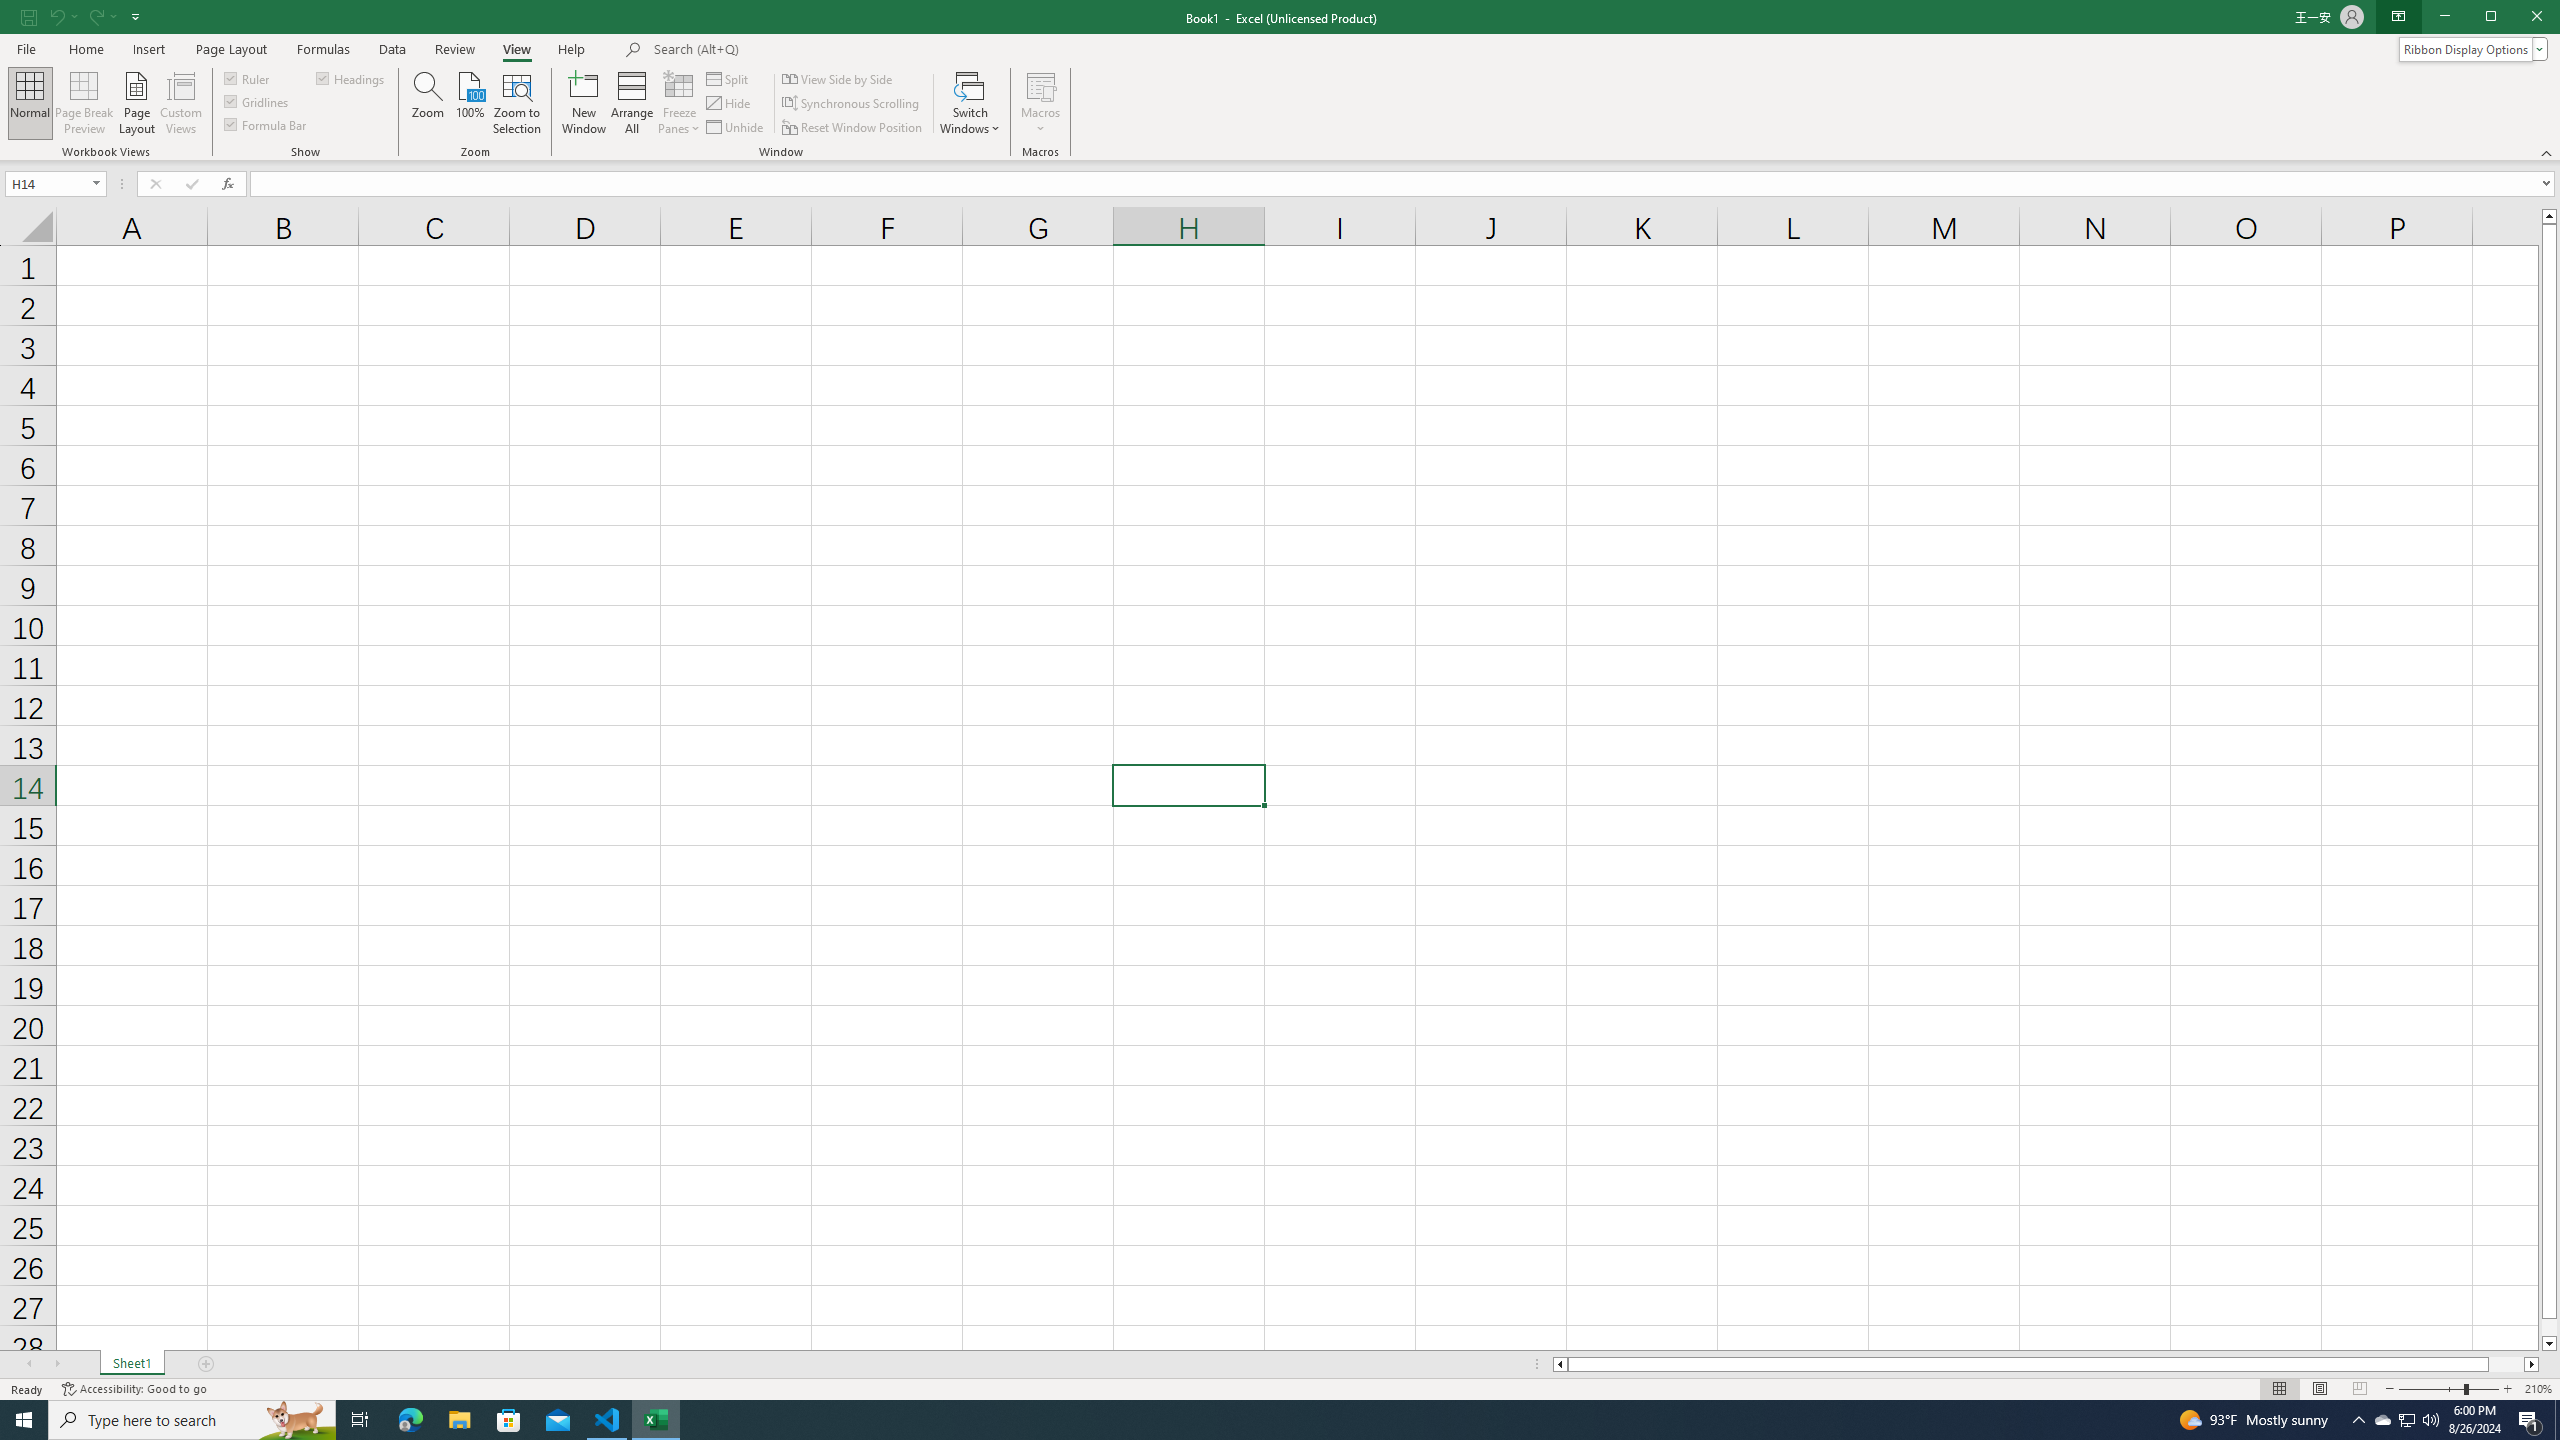  What do you see at coordinates (1039, 103) in the screenshot?
I see `'Macros'` at bounding box center [1039, 103].